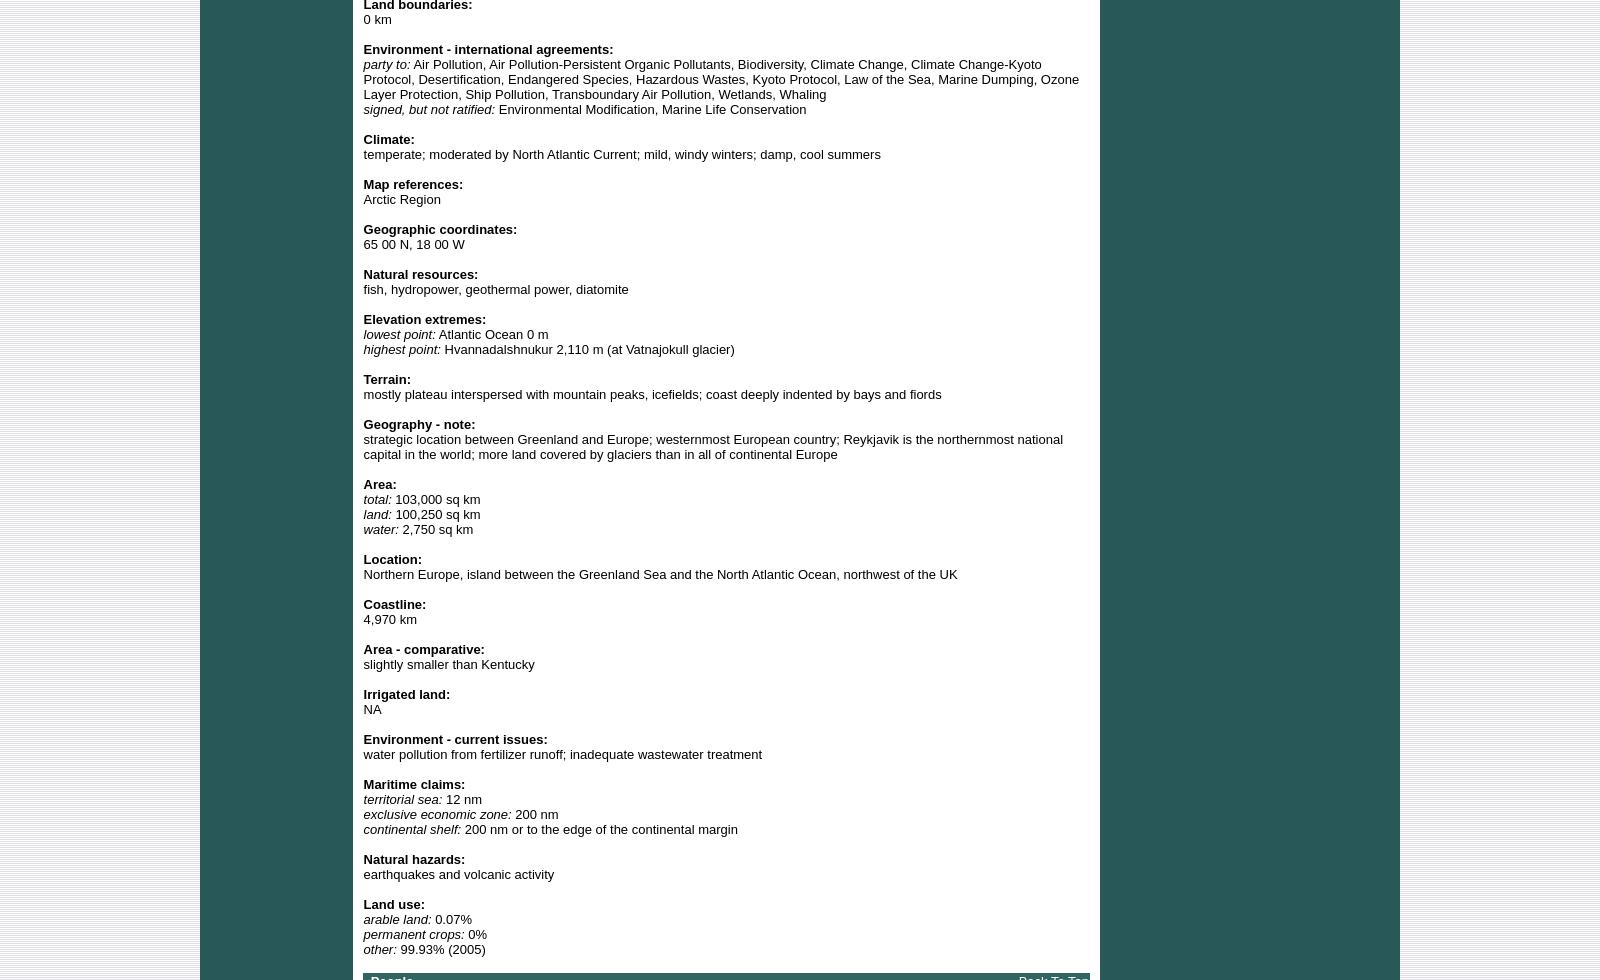  I want to click on '65 00 N, 18 00 W', so click(412, 243).